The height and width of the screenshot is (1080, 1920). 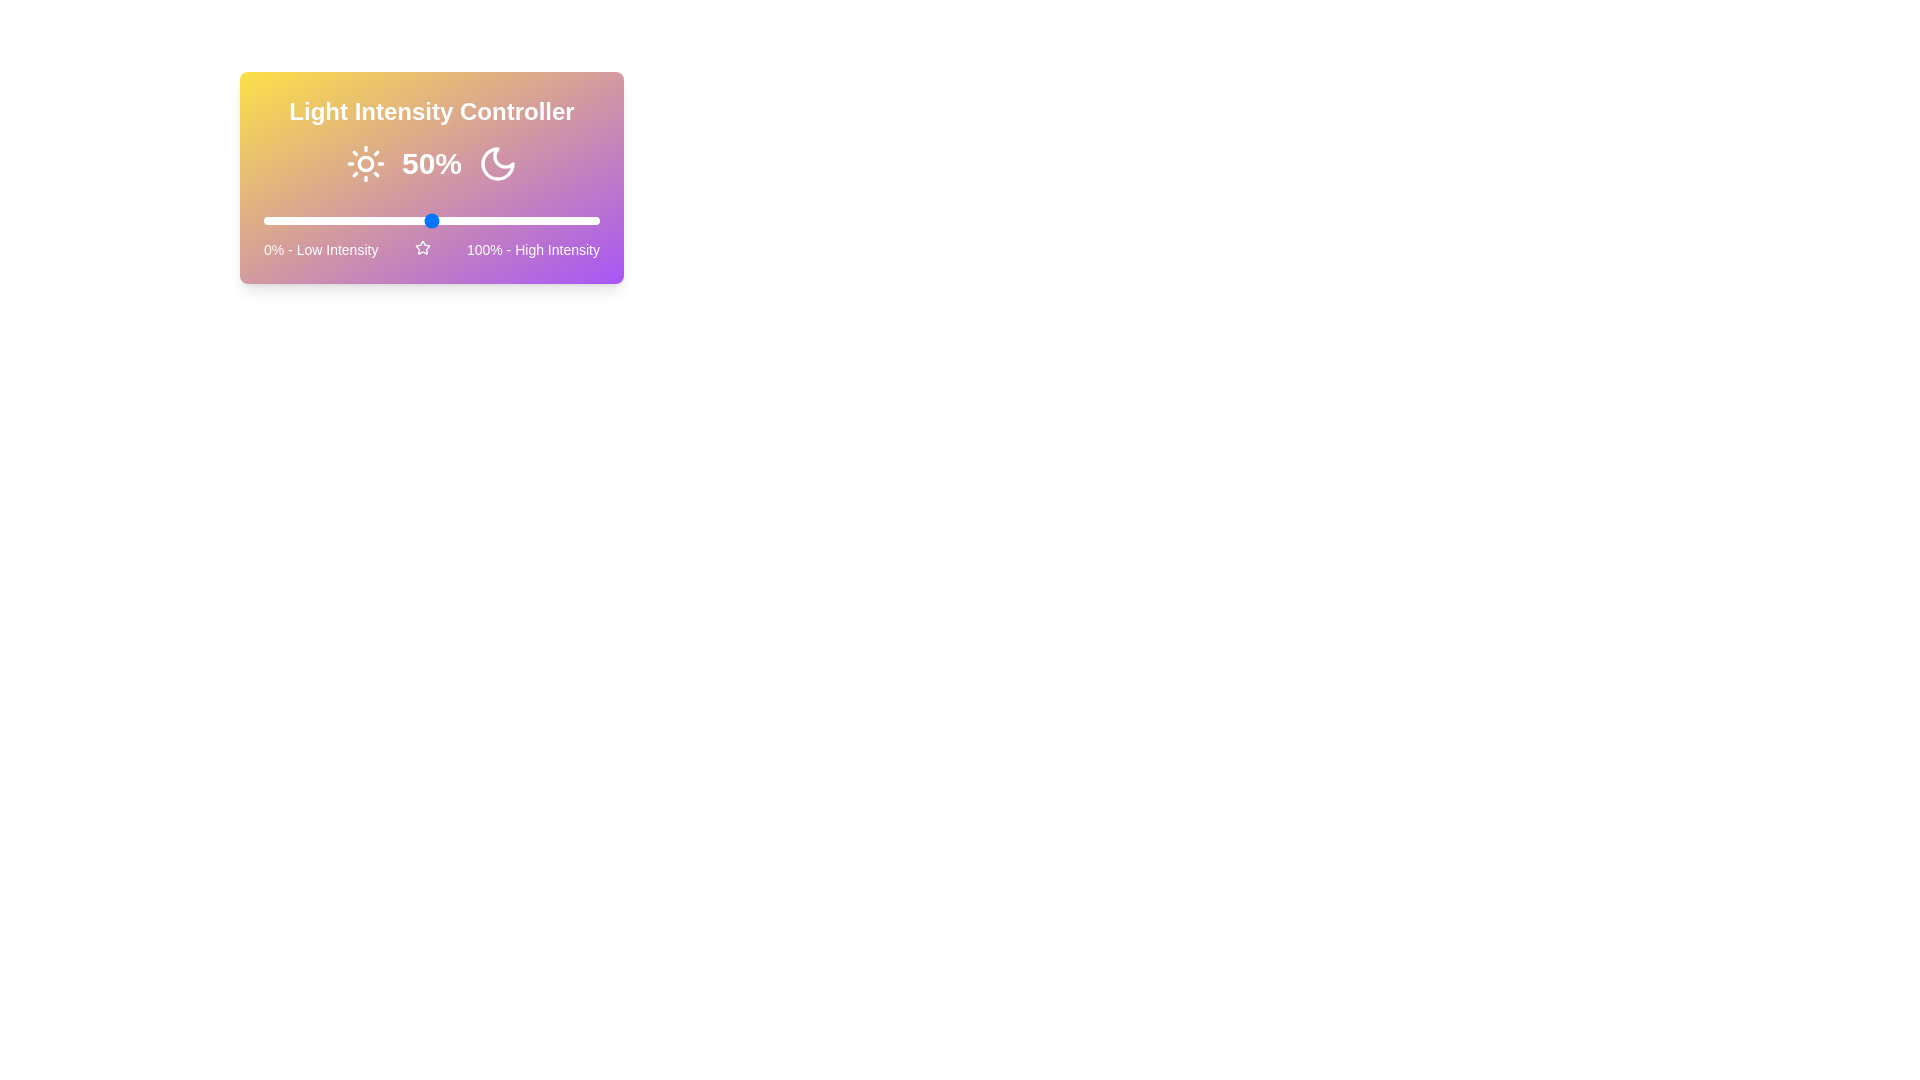 What do you see at coordinates (300, 220) in the screenshot?
I see `the light intensity to 11%, where 11 is a value between 0 and 100` at bounding box center [300, 220].